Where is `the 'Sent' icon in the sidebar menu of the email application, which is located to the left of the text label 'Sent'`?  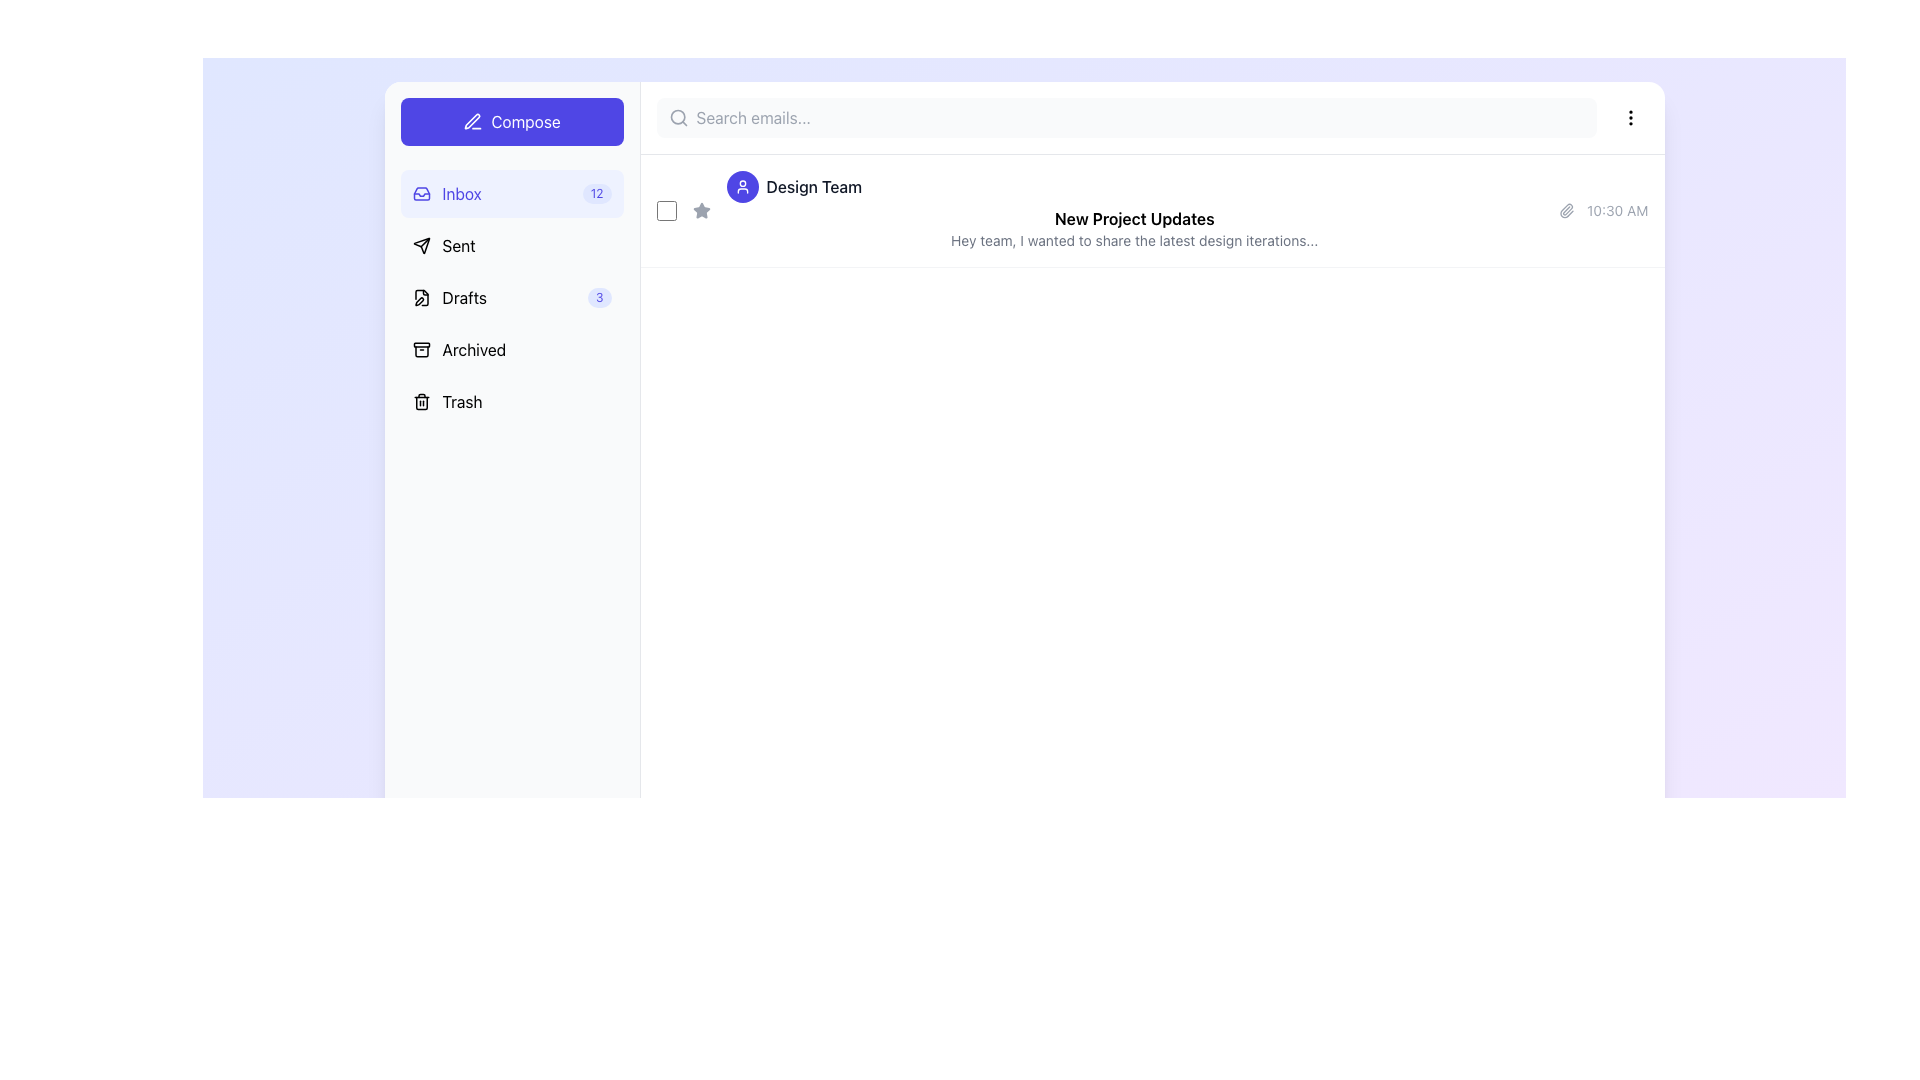
the 'Sent' icon in the sidebar menu of the email application, which is located to the left of the text label 'Sent' is located at coordinates (420, 245).